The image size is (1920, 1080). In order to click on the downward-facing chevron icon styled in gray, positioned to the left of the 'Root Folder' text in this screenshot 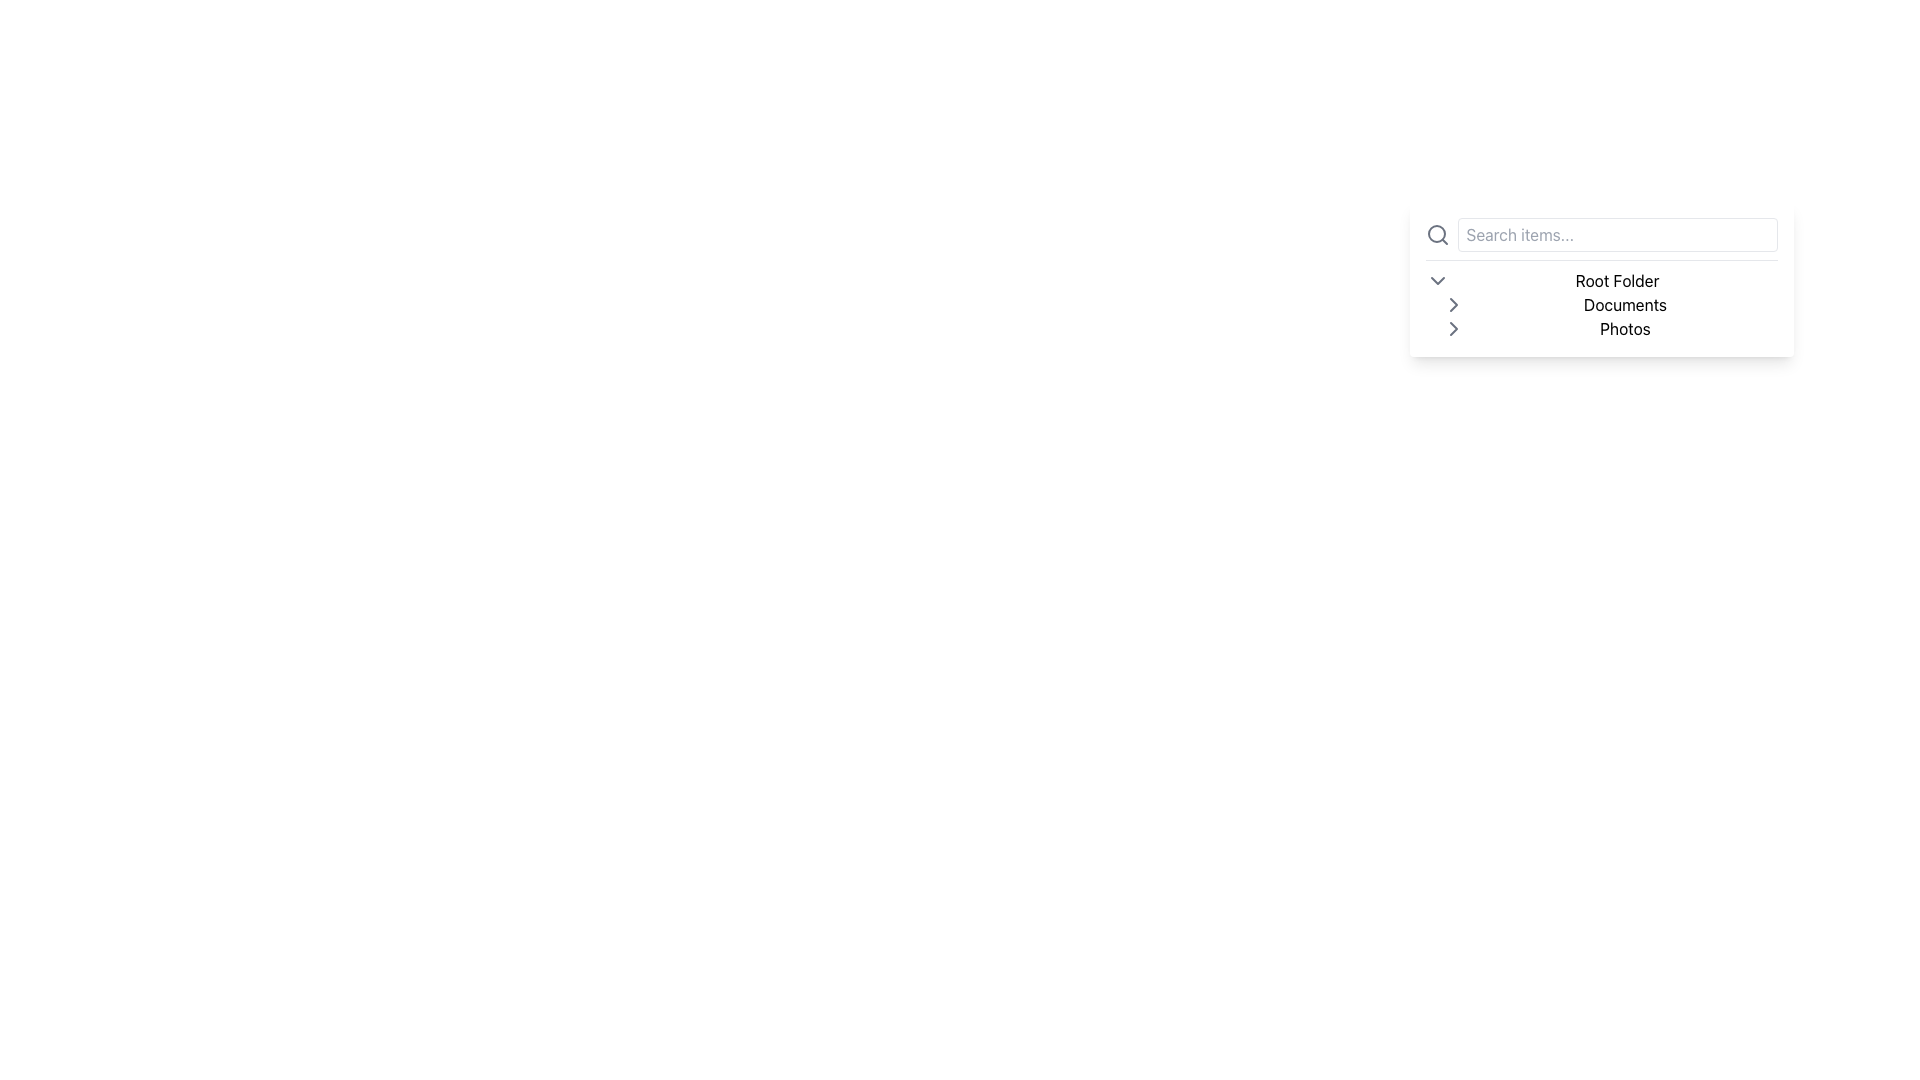, I will do `click(1436, 281)`.